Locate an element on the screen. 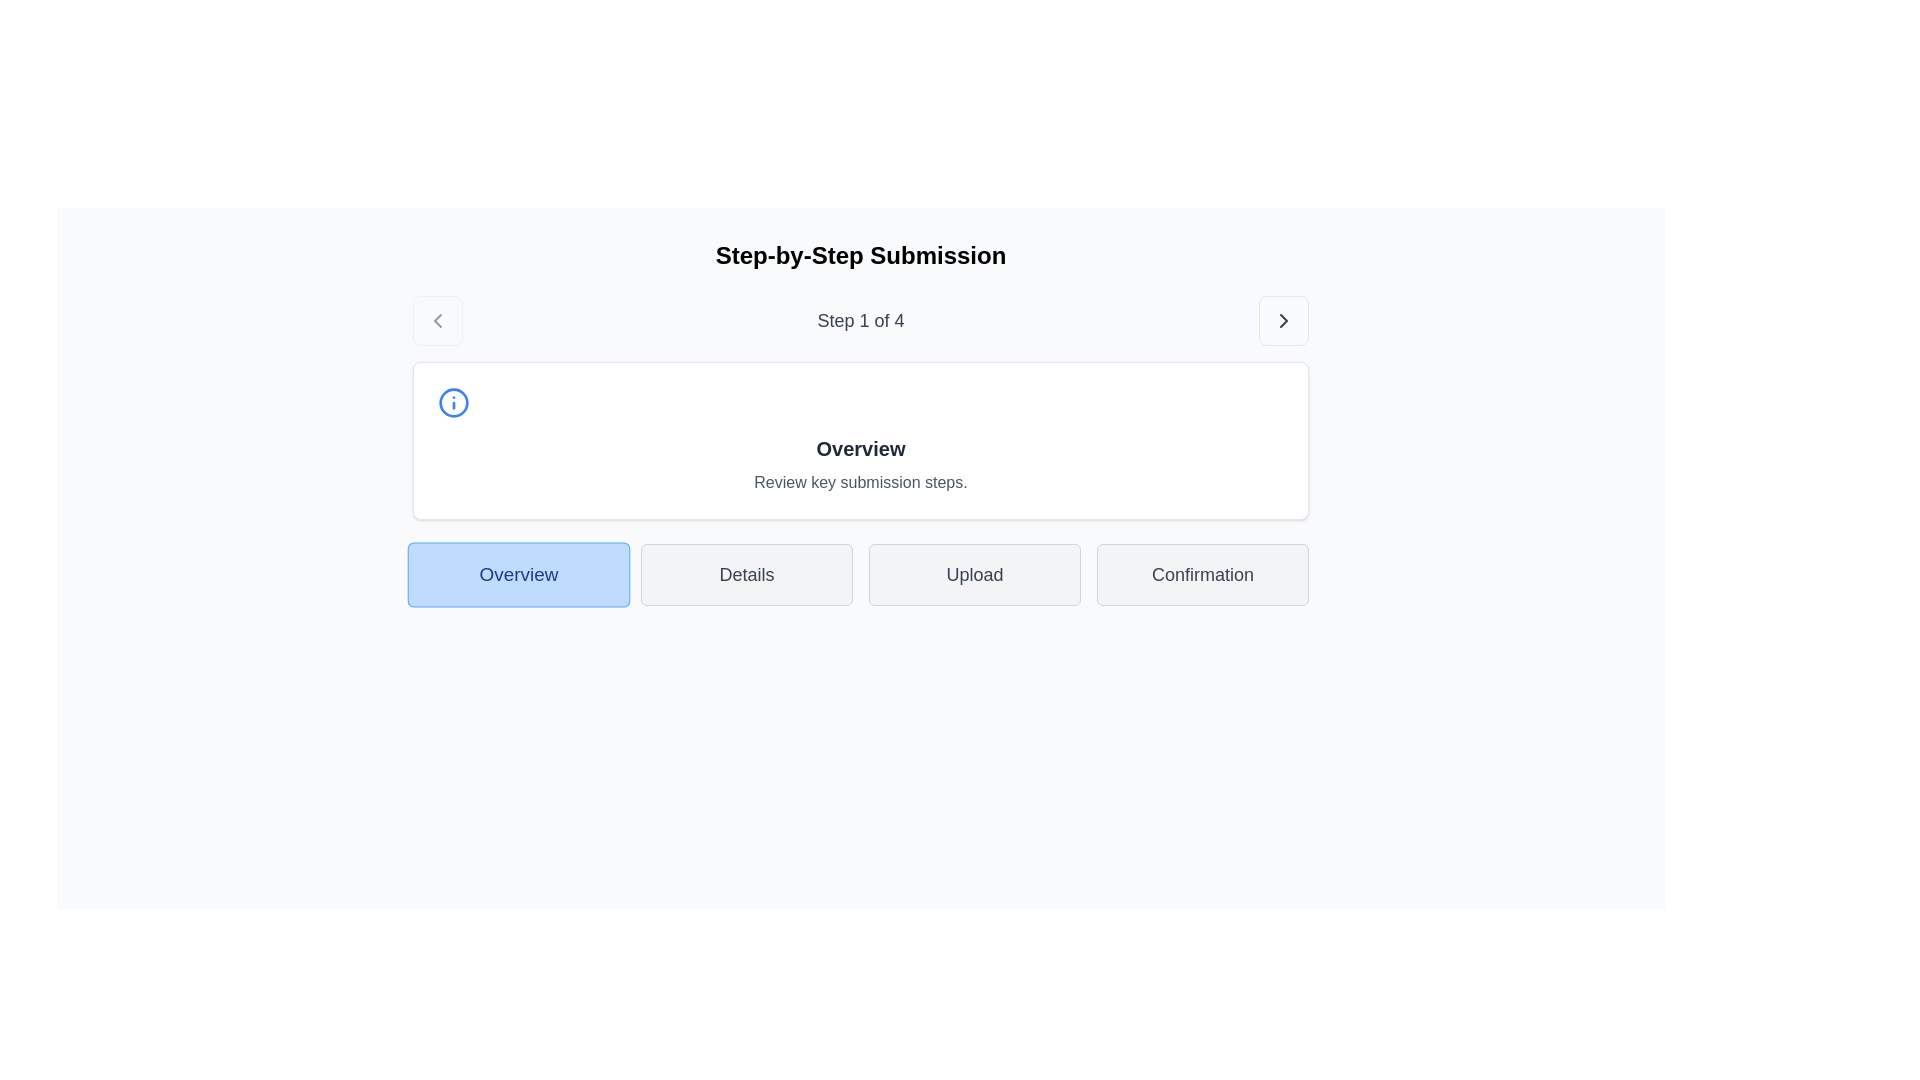 The image size is (1920, 1080). the 'Overview' tab in the Informational dialog titled 'Step-by-Step Submission' is located at coordinates (860, 422).